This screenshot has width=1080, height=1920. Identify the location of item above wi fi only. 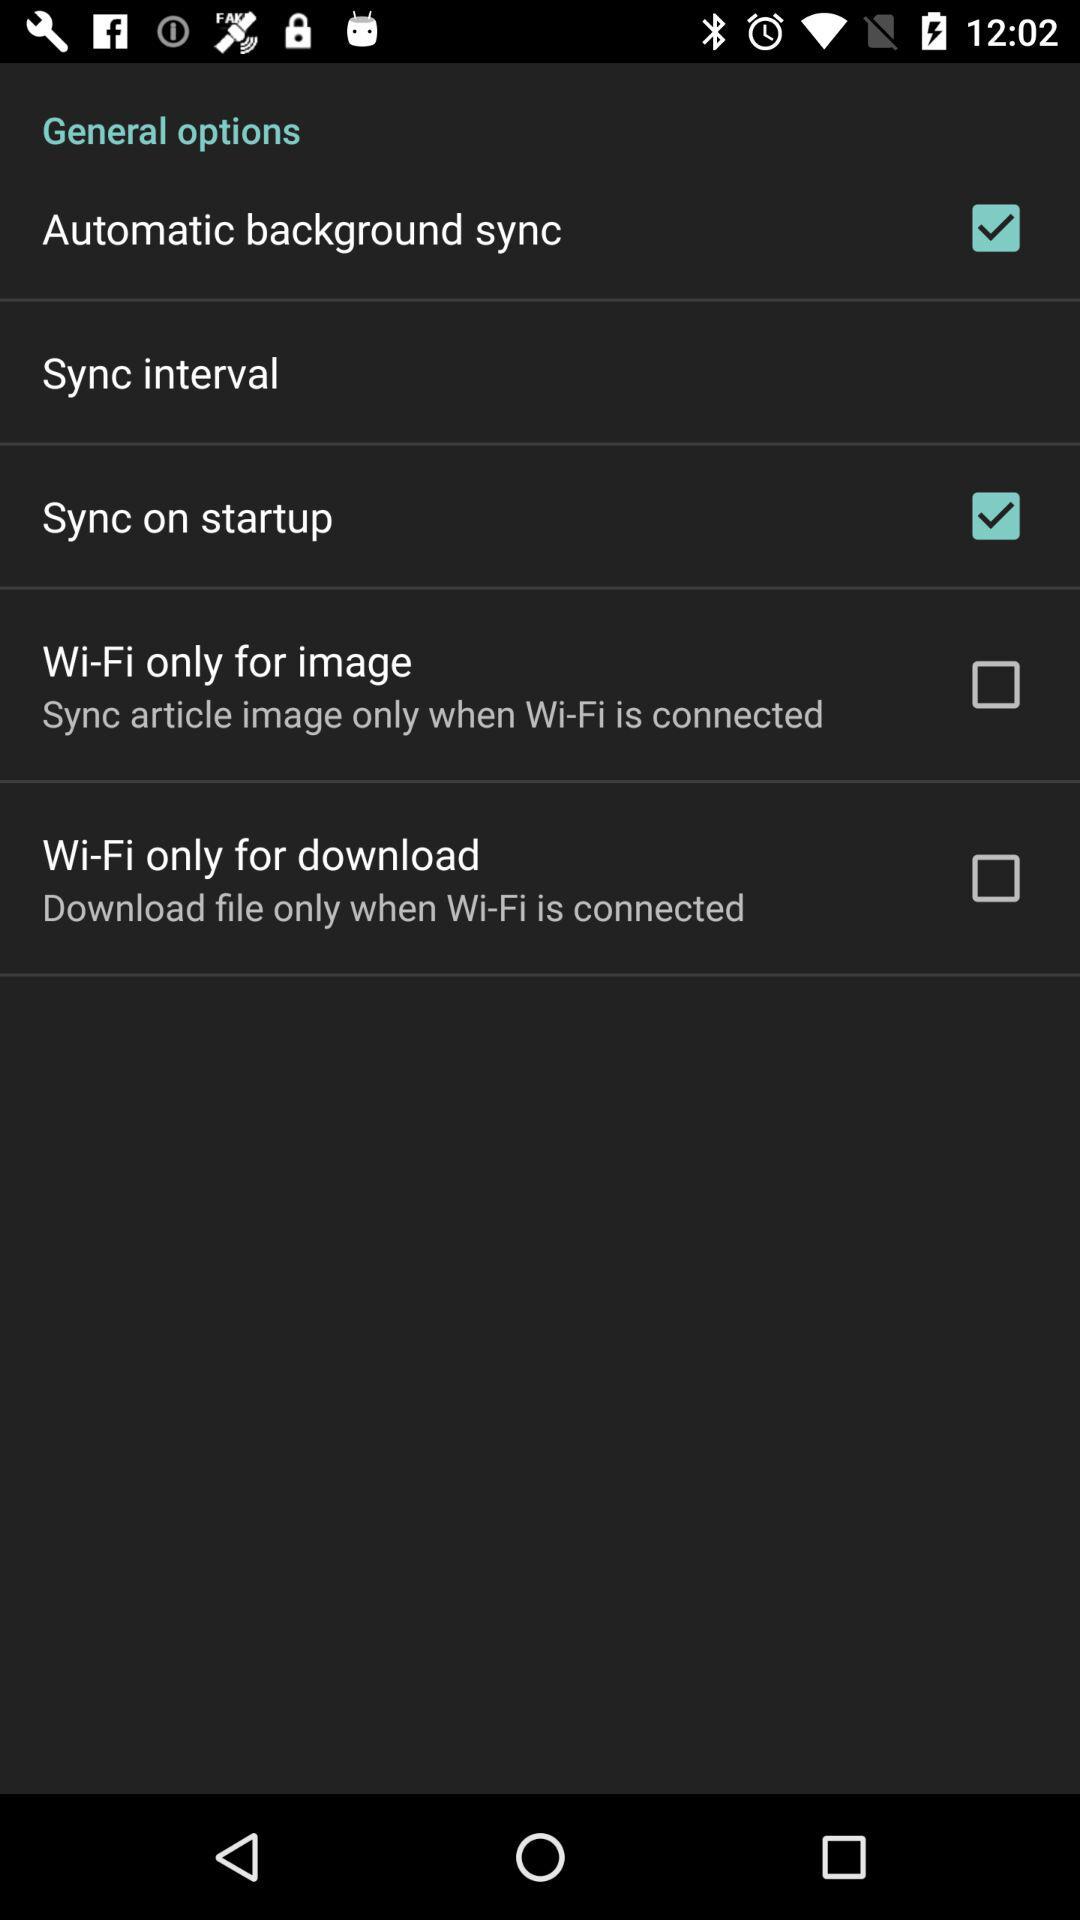
(187, 515).